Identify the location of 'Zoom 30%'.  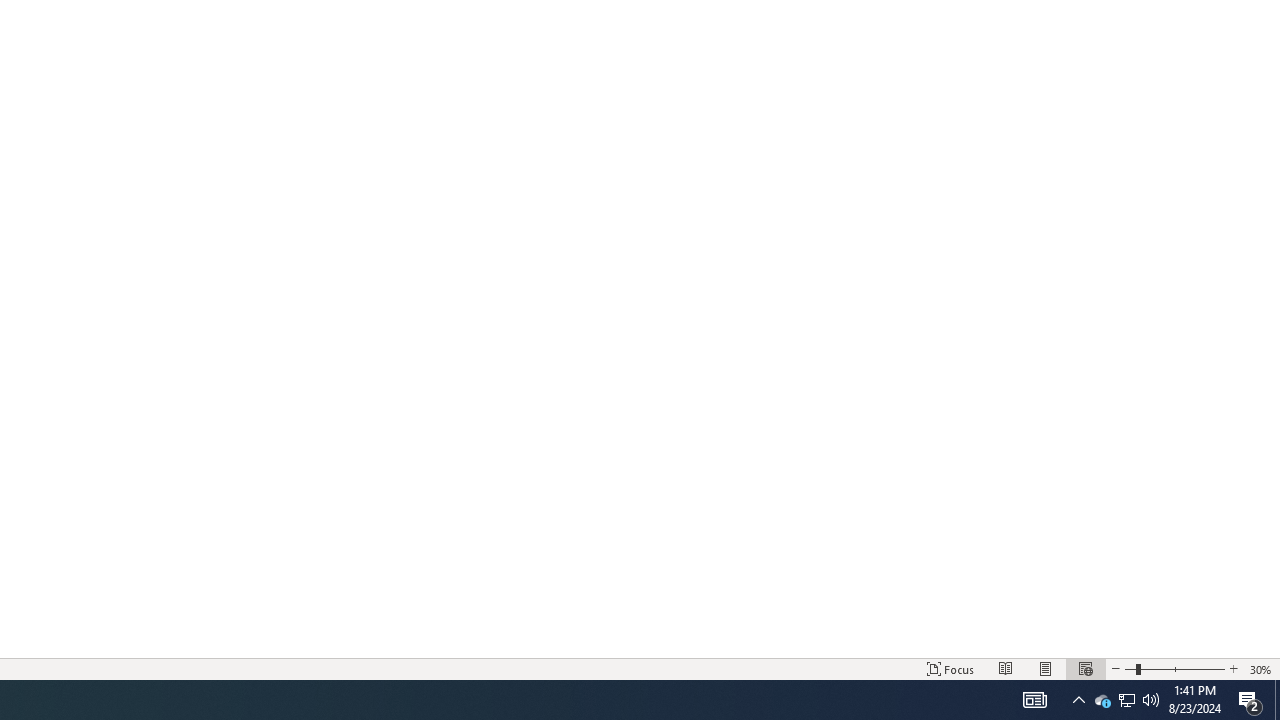
(1260, 669).